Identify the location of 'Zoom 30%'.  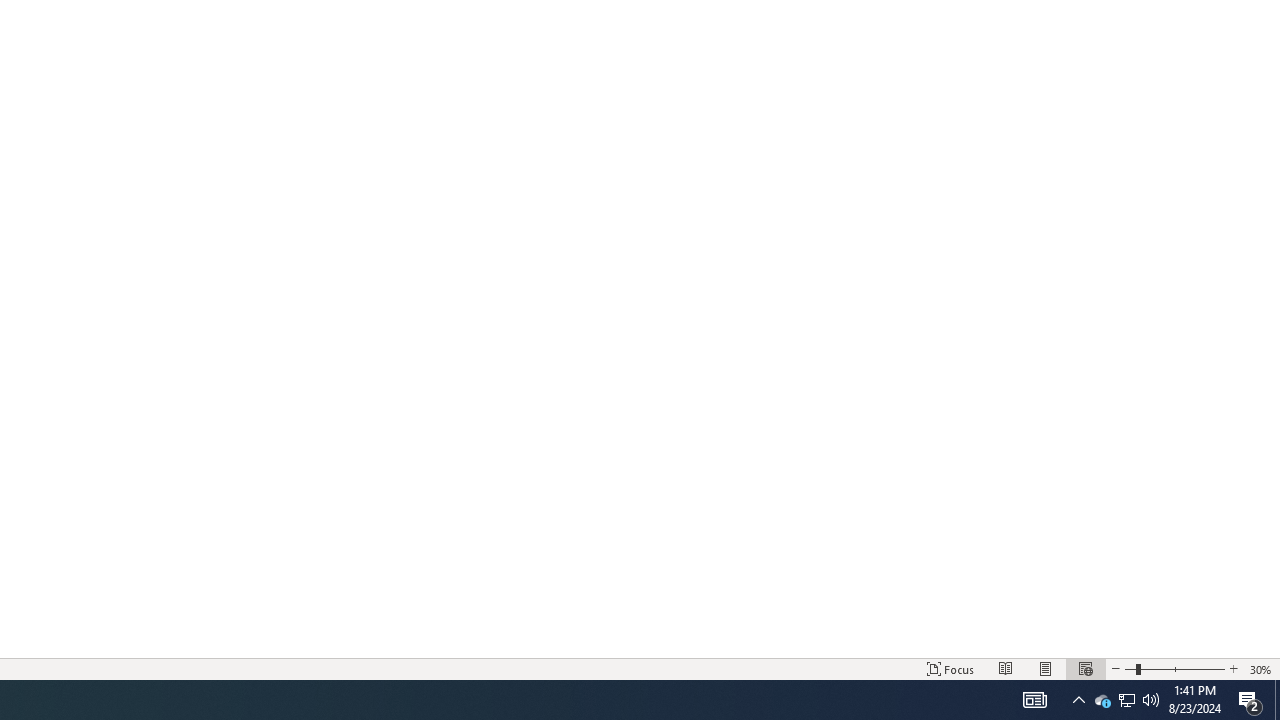
(1260, 669).